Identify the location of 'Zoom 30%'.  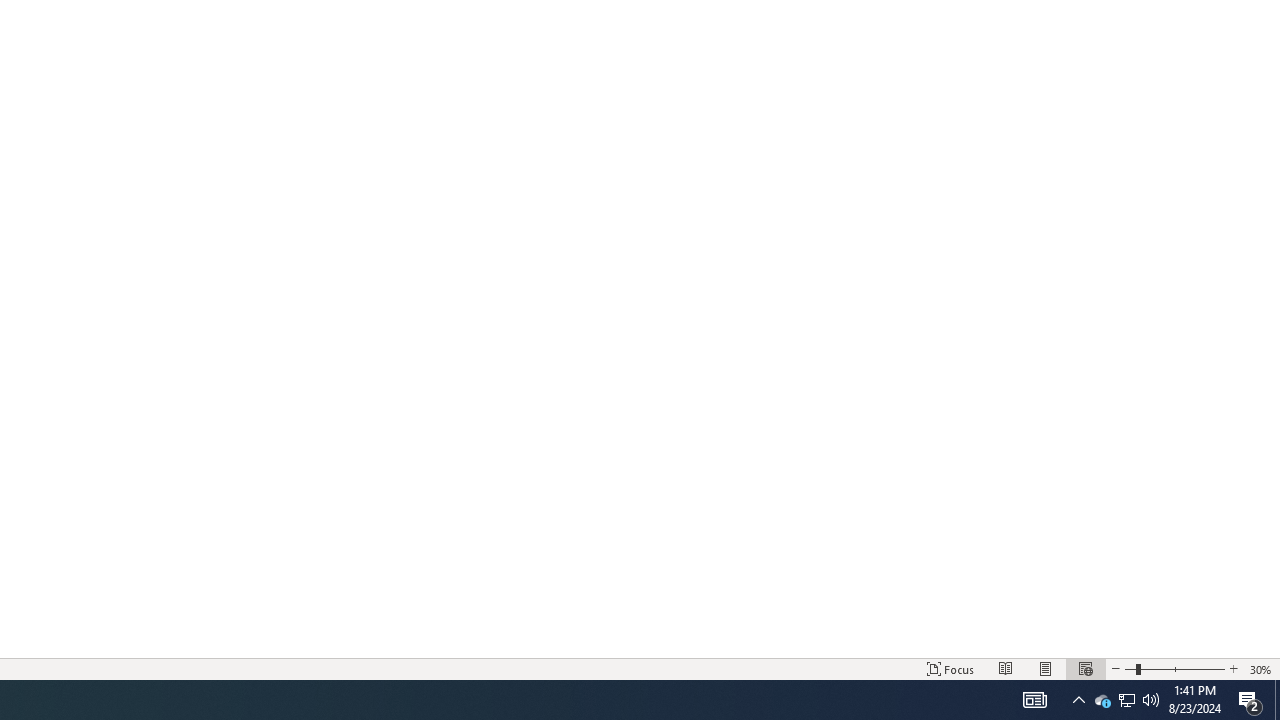
(1260, 669).